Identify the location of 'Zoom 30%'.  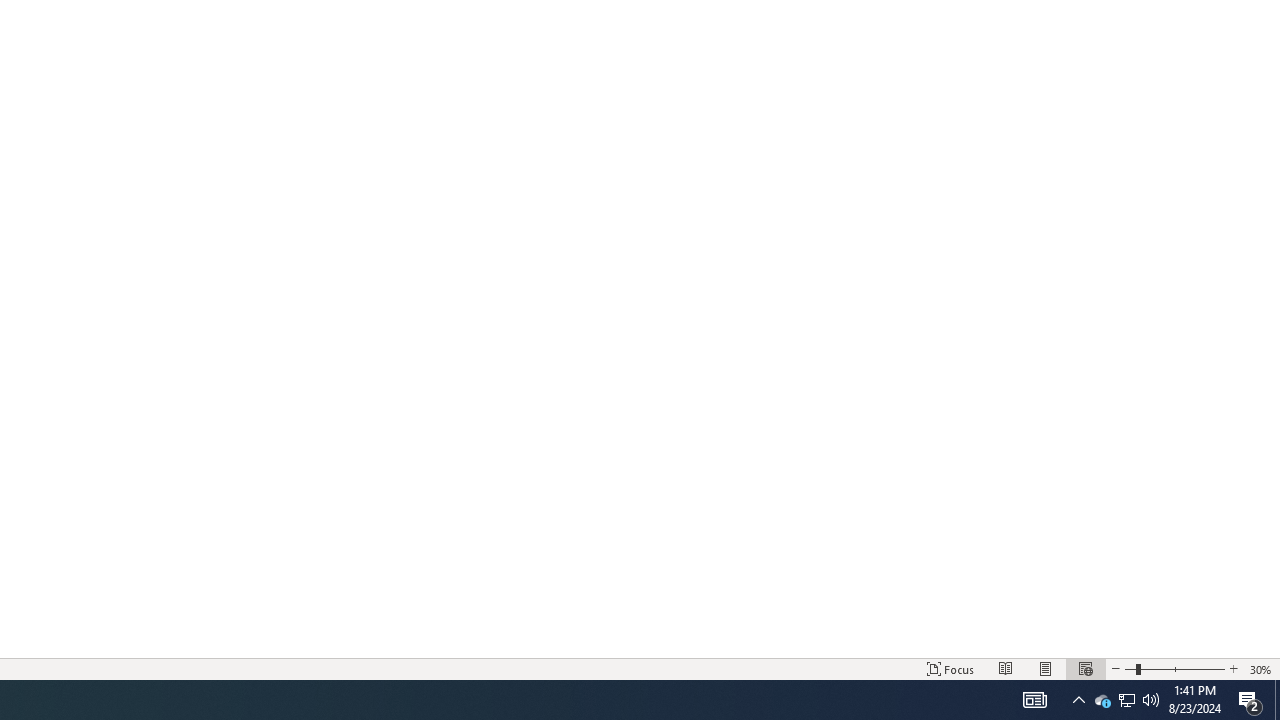
(1260, 669).